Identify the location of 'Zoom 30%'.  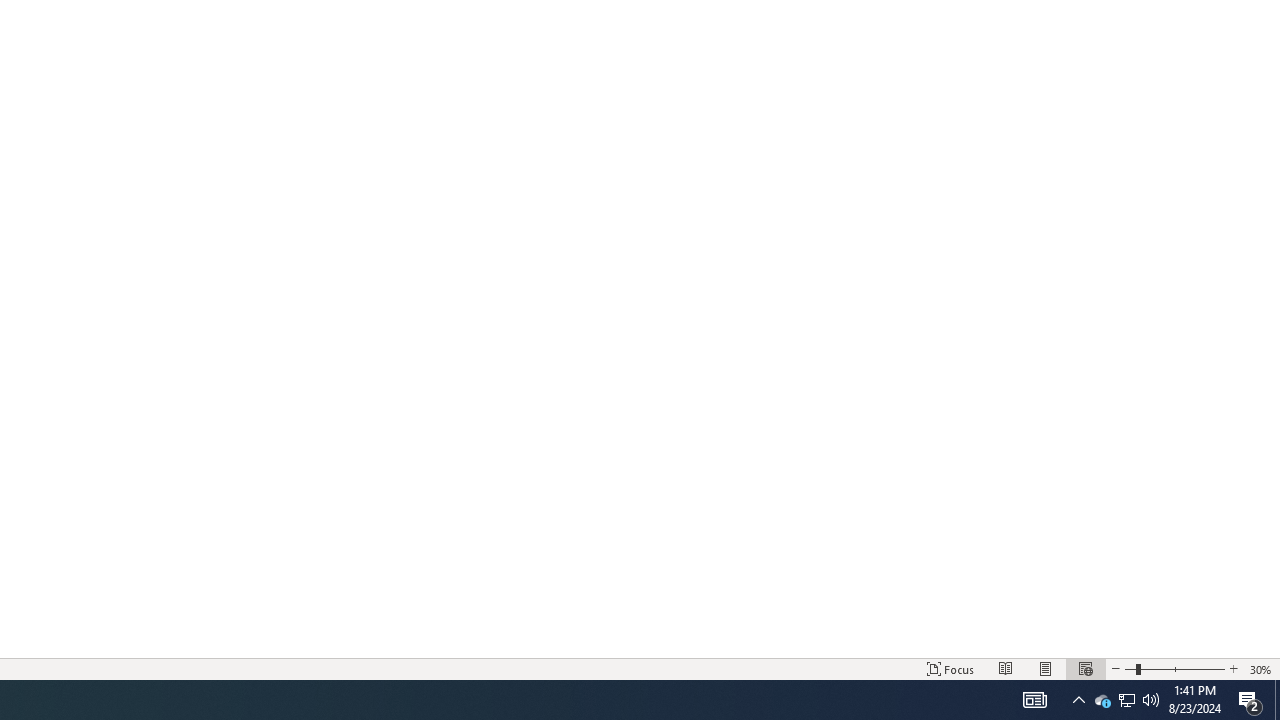
(1260, 669).